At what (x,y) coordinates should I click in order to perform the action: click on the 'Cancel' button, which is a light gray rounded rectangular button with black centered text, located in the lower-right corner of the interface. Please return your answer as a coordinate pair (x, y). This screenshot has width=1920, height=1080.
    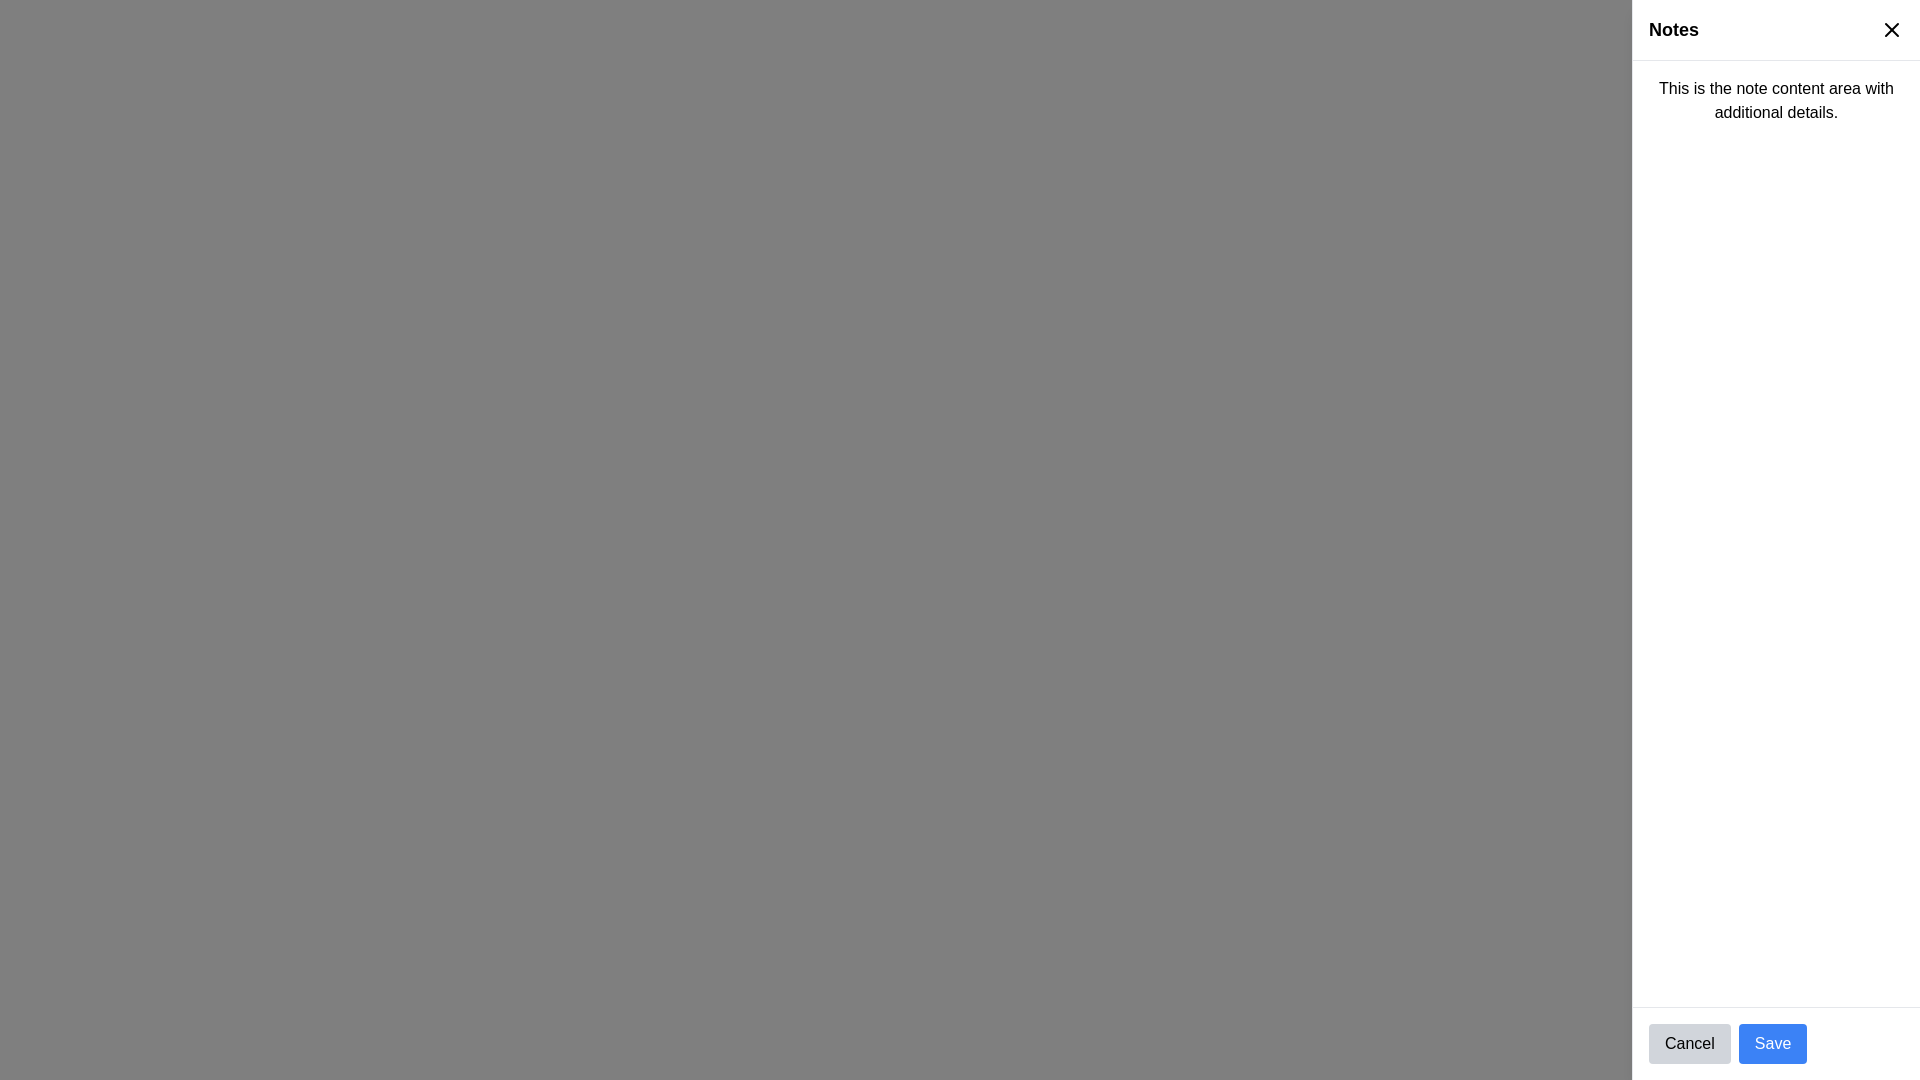
    Looking at the image, I should click on (1688, 1043).